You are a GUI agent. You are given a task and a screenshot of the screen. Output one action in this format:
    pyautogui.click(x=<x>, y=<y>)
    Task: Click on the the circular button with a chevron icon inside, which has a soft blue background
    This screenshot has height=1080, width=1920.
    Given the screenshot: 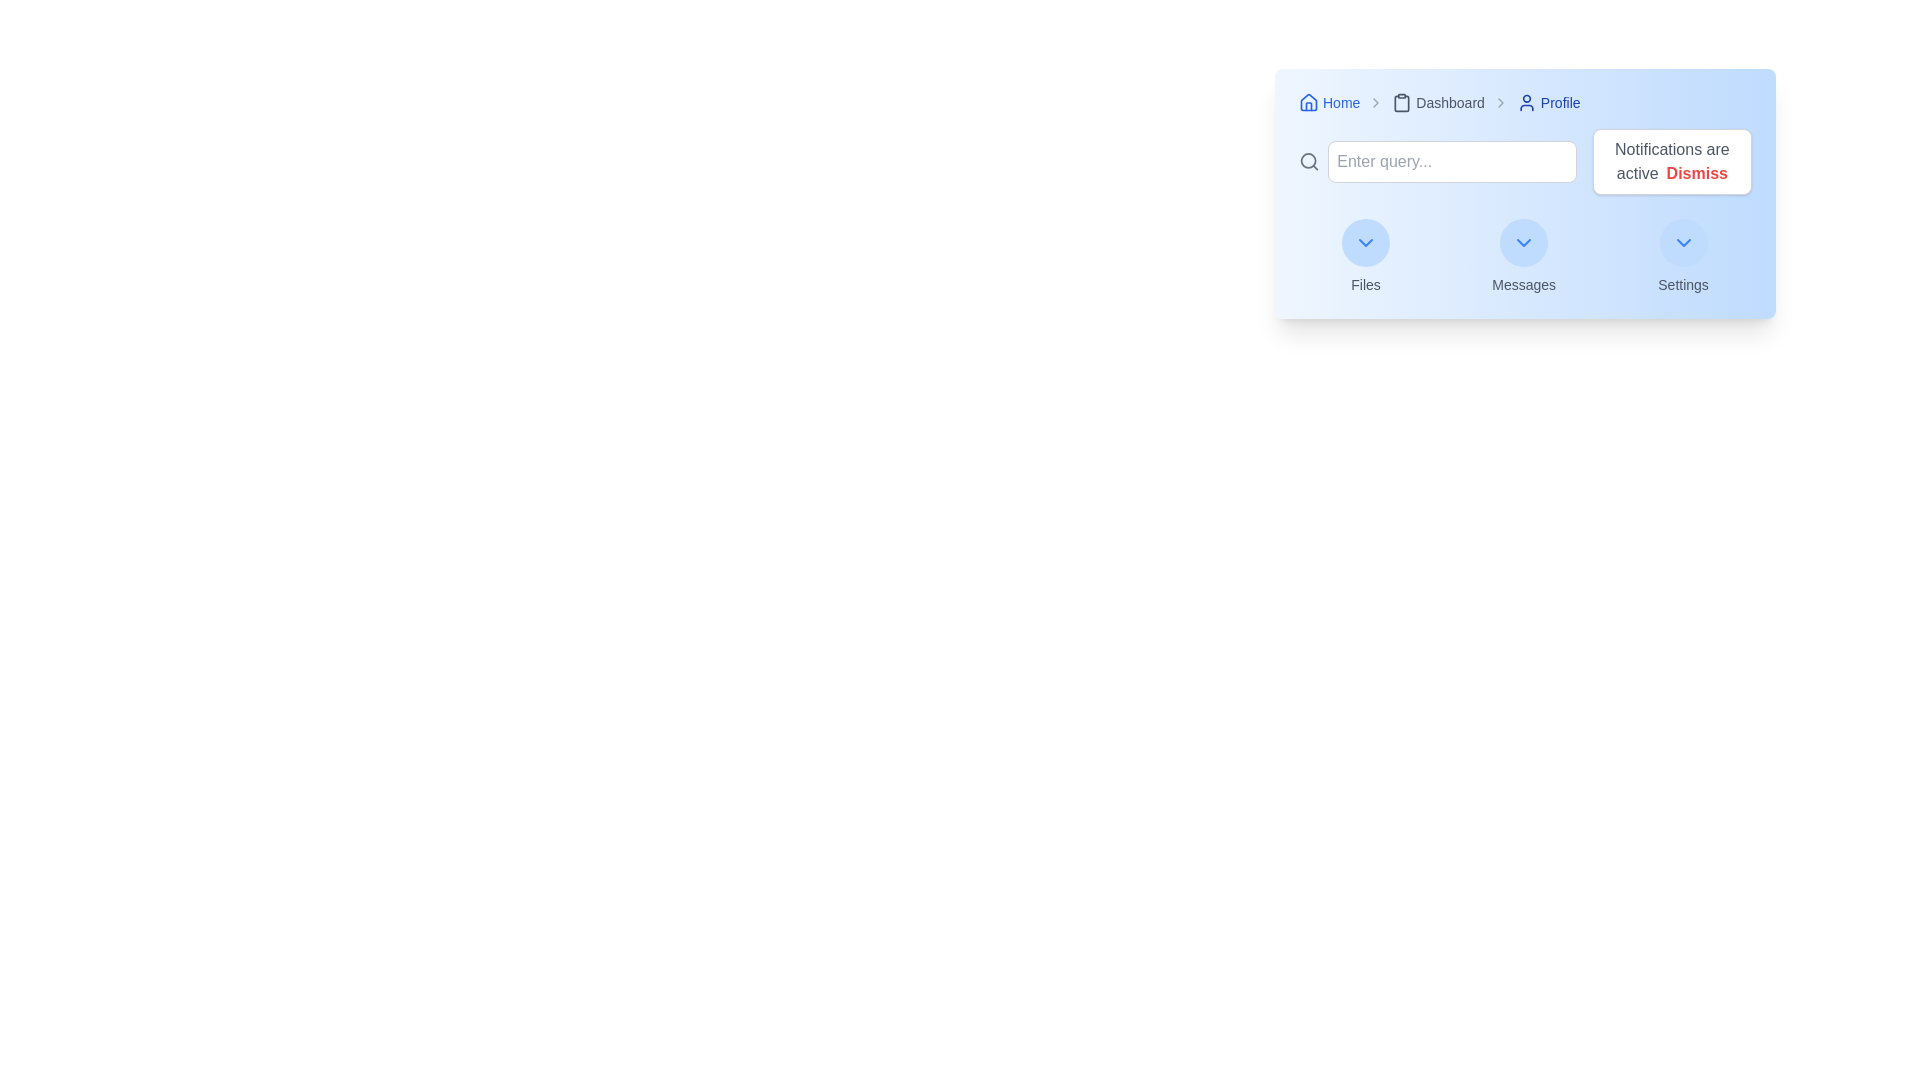 What is the action you would take?
    pyautogui.click(x=1523, y=242)
    